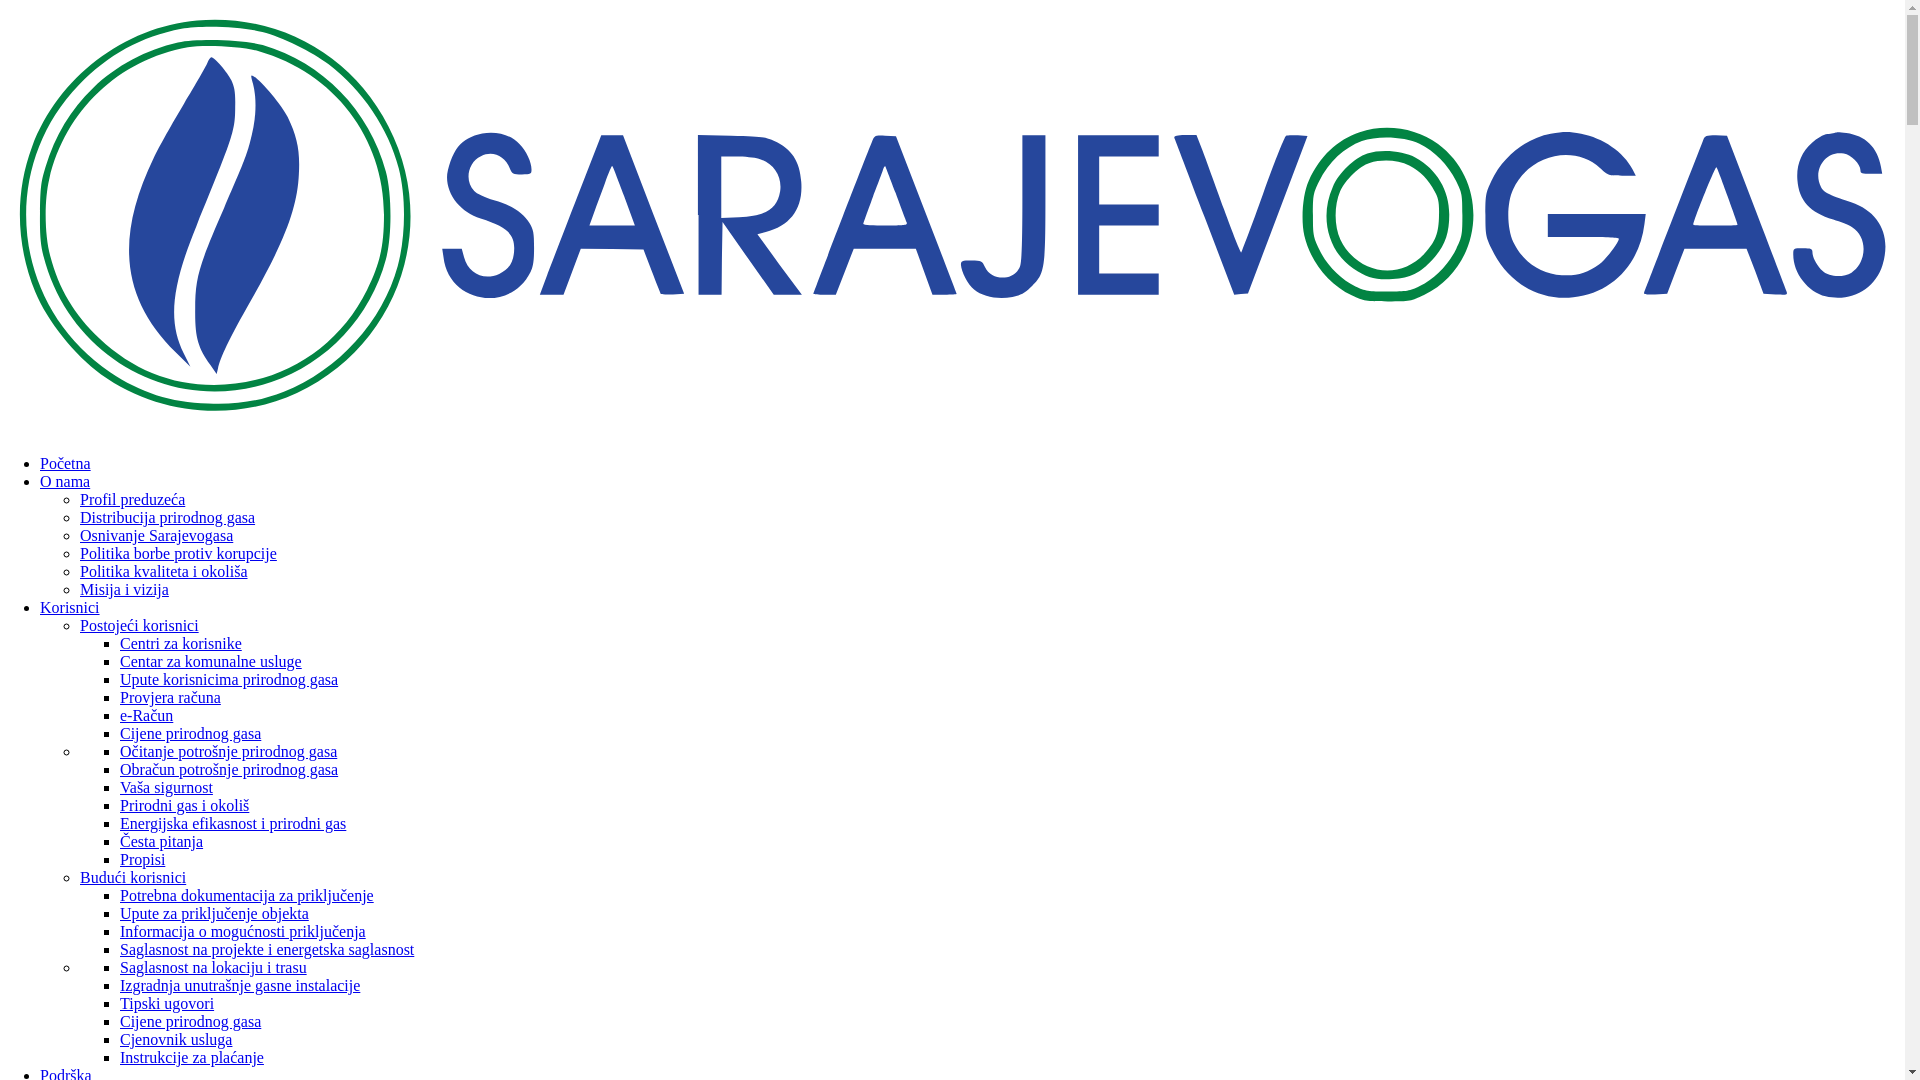 The image size is (1920, 1080). What do you see at coordinates (70, 606) in the screenshot?
I see `'Korisnici'` at bounding box center [70, 606].